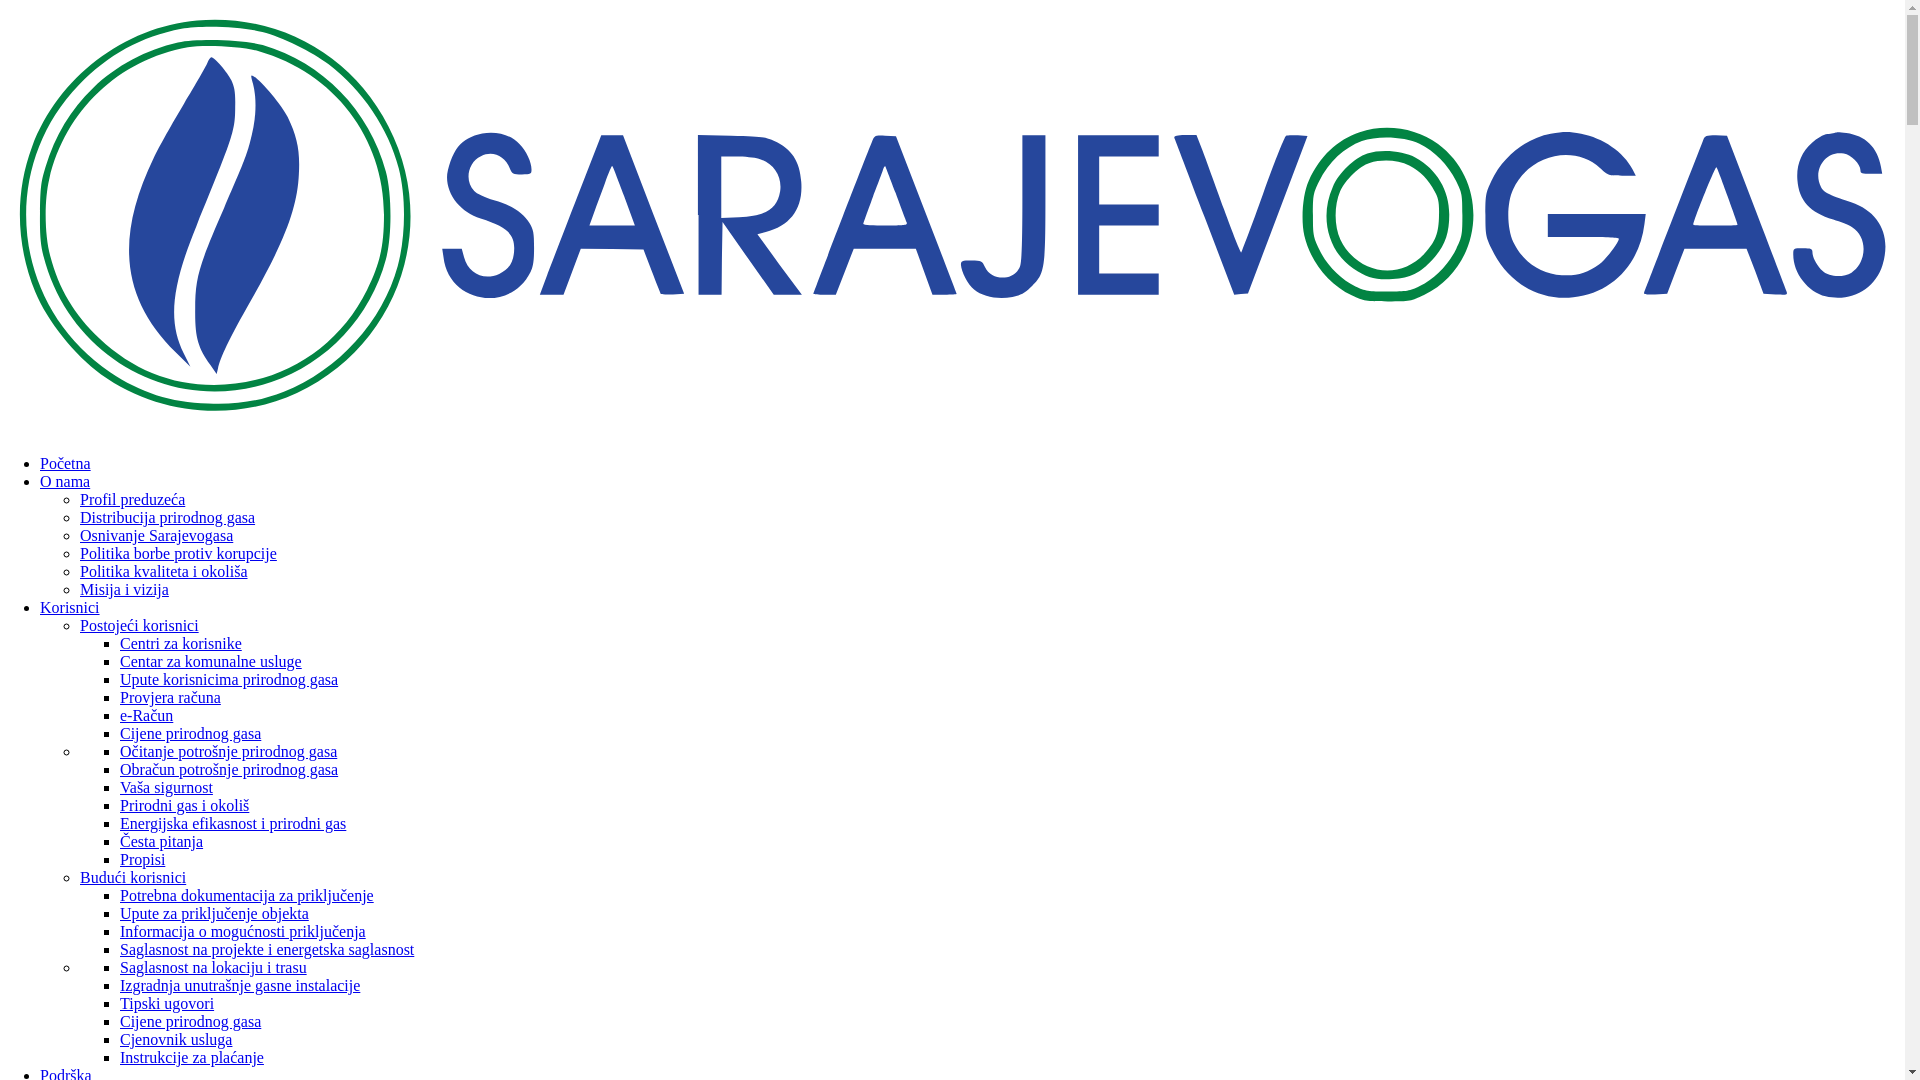 The image size is (1920, 1080). What do you see at coordinates (70, 606) in the screenshot?
I see `'Korisnici'` at bounding box center [70, 606].